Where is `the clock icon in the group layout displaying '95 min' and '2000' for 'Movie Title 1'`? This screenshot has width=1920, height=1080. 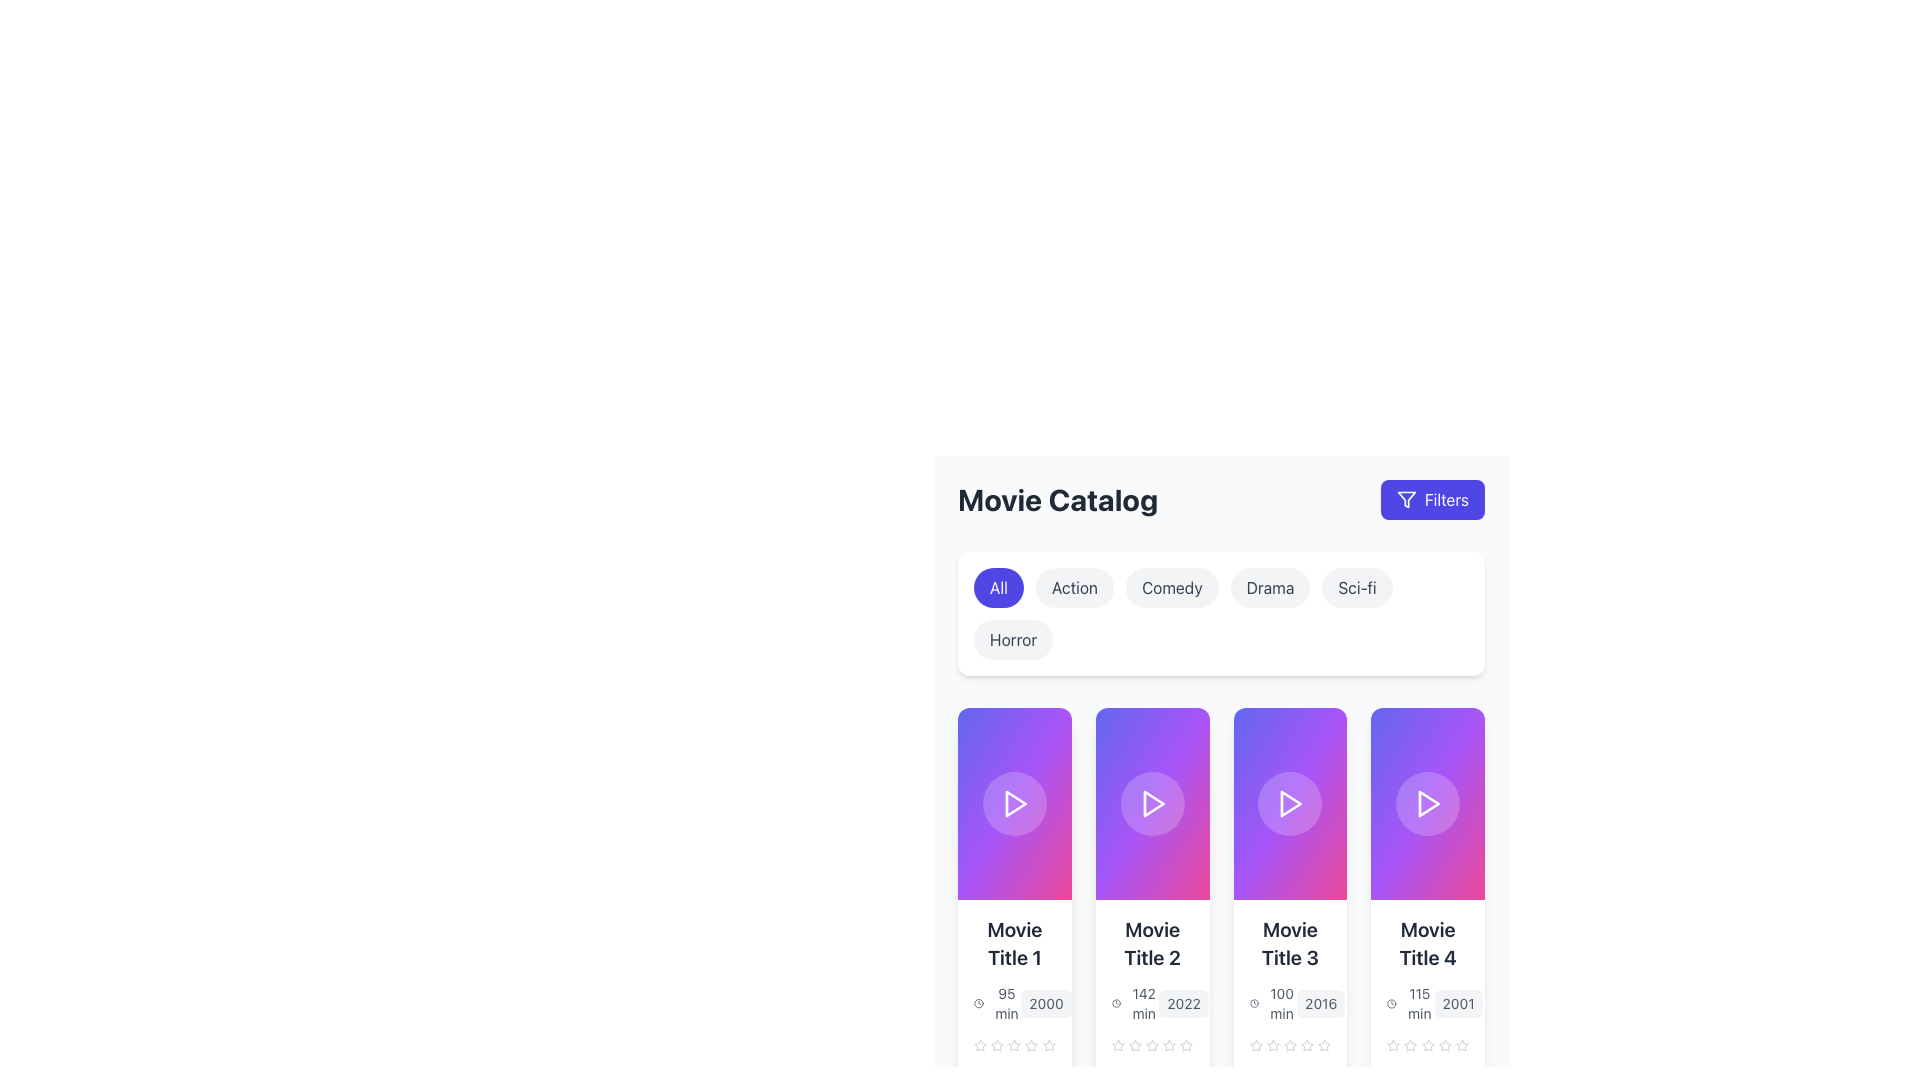
the clock icon in the group layout displaying '95 min' and '2000' for 'Movie Title 1' is located at coordinates (1014, 1003).